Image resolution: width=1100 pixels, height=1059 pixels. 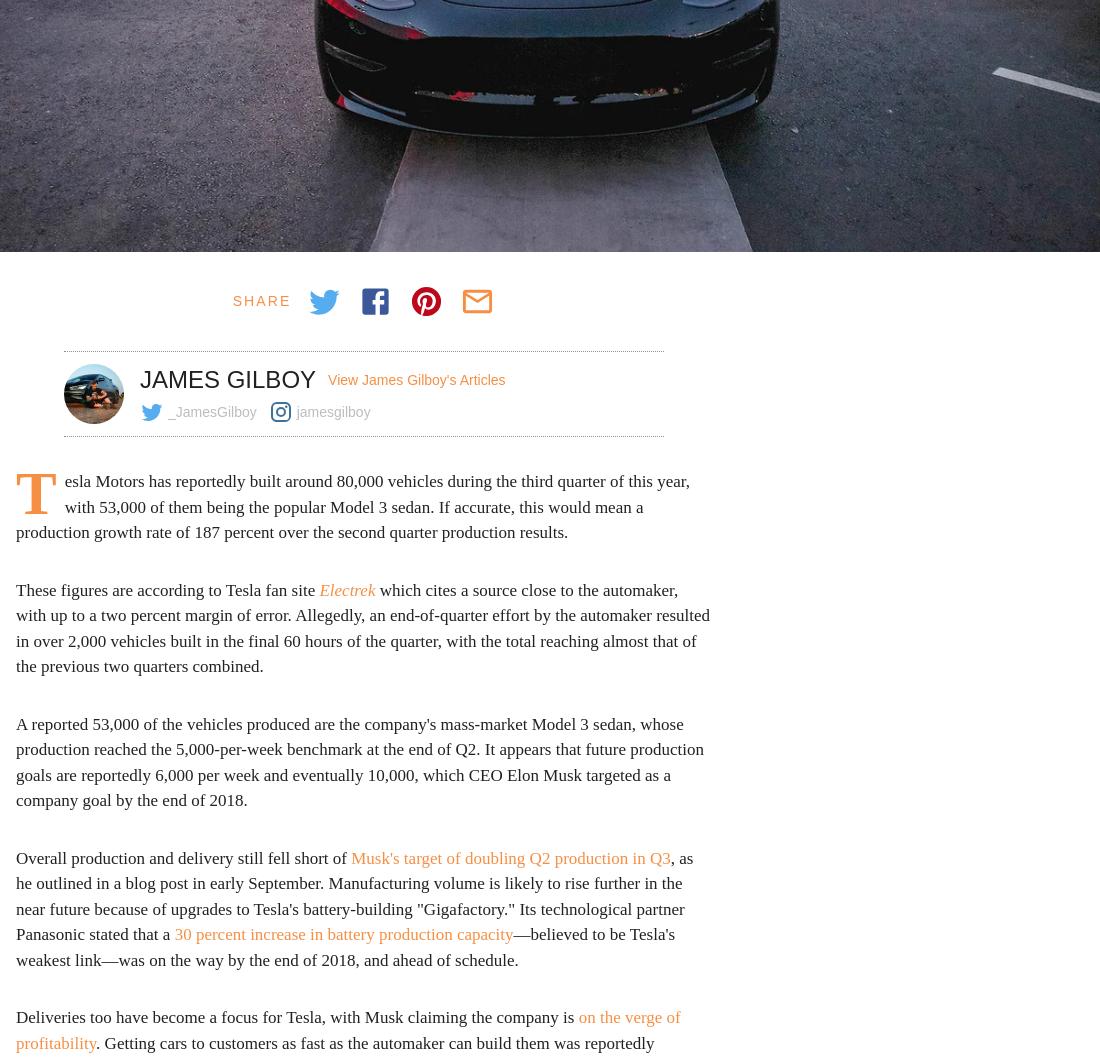 I want to click on 'These figures are according to Tesla fan site', so click(x=14, y=588).